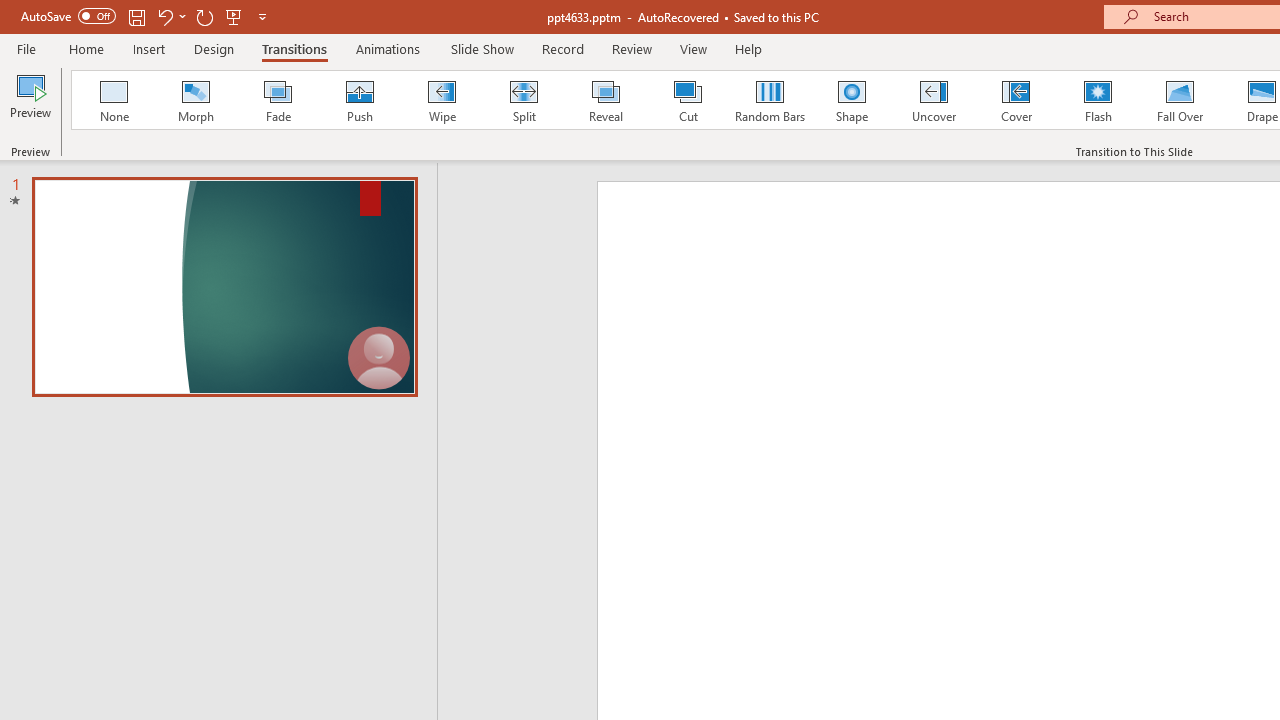  I want to click on 'Wipe', so click(440, 100).